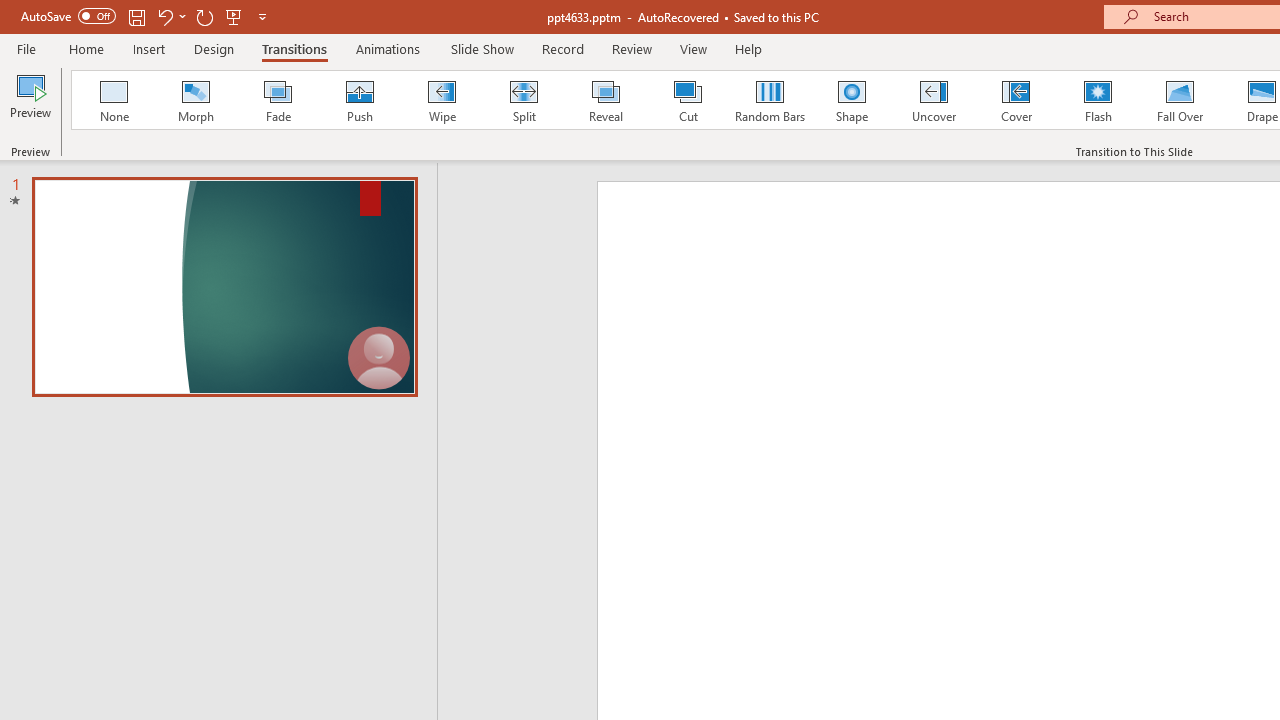  I want to click on 'Wipe', so click(440, 100).